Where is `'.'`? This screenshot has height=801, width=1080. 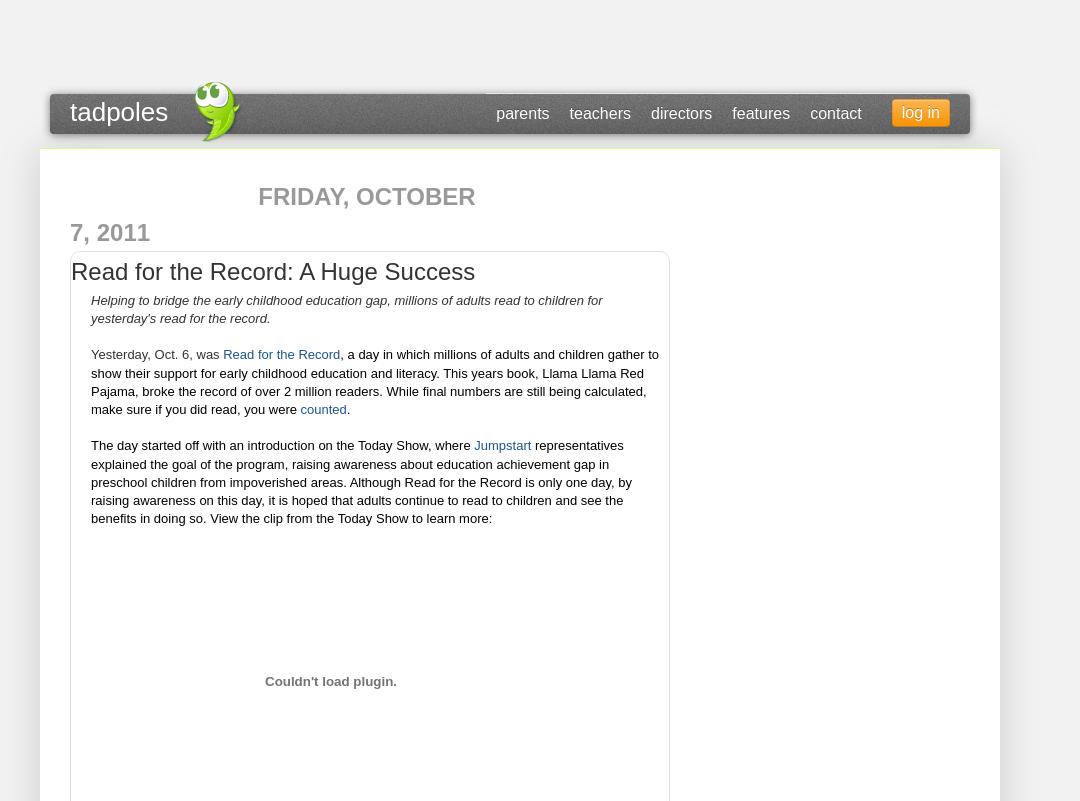 '.' is located at coordinates (349, 407).